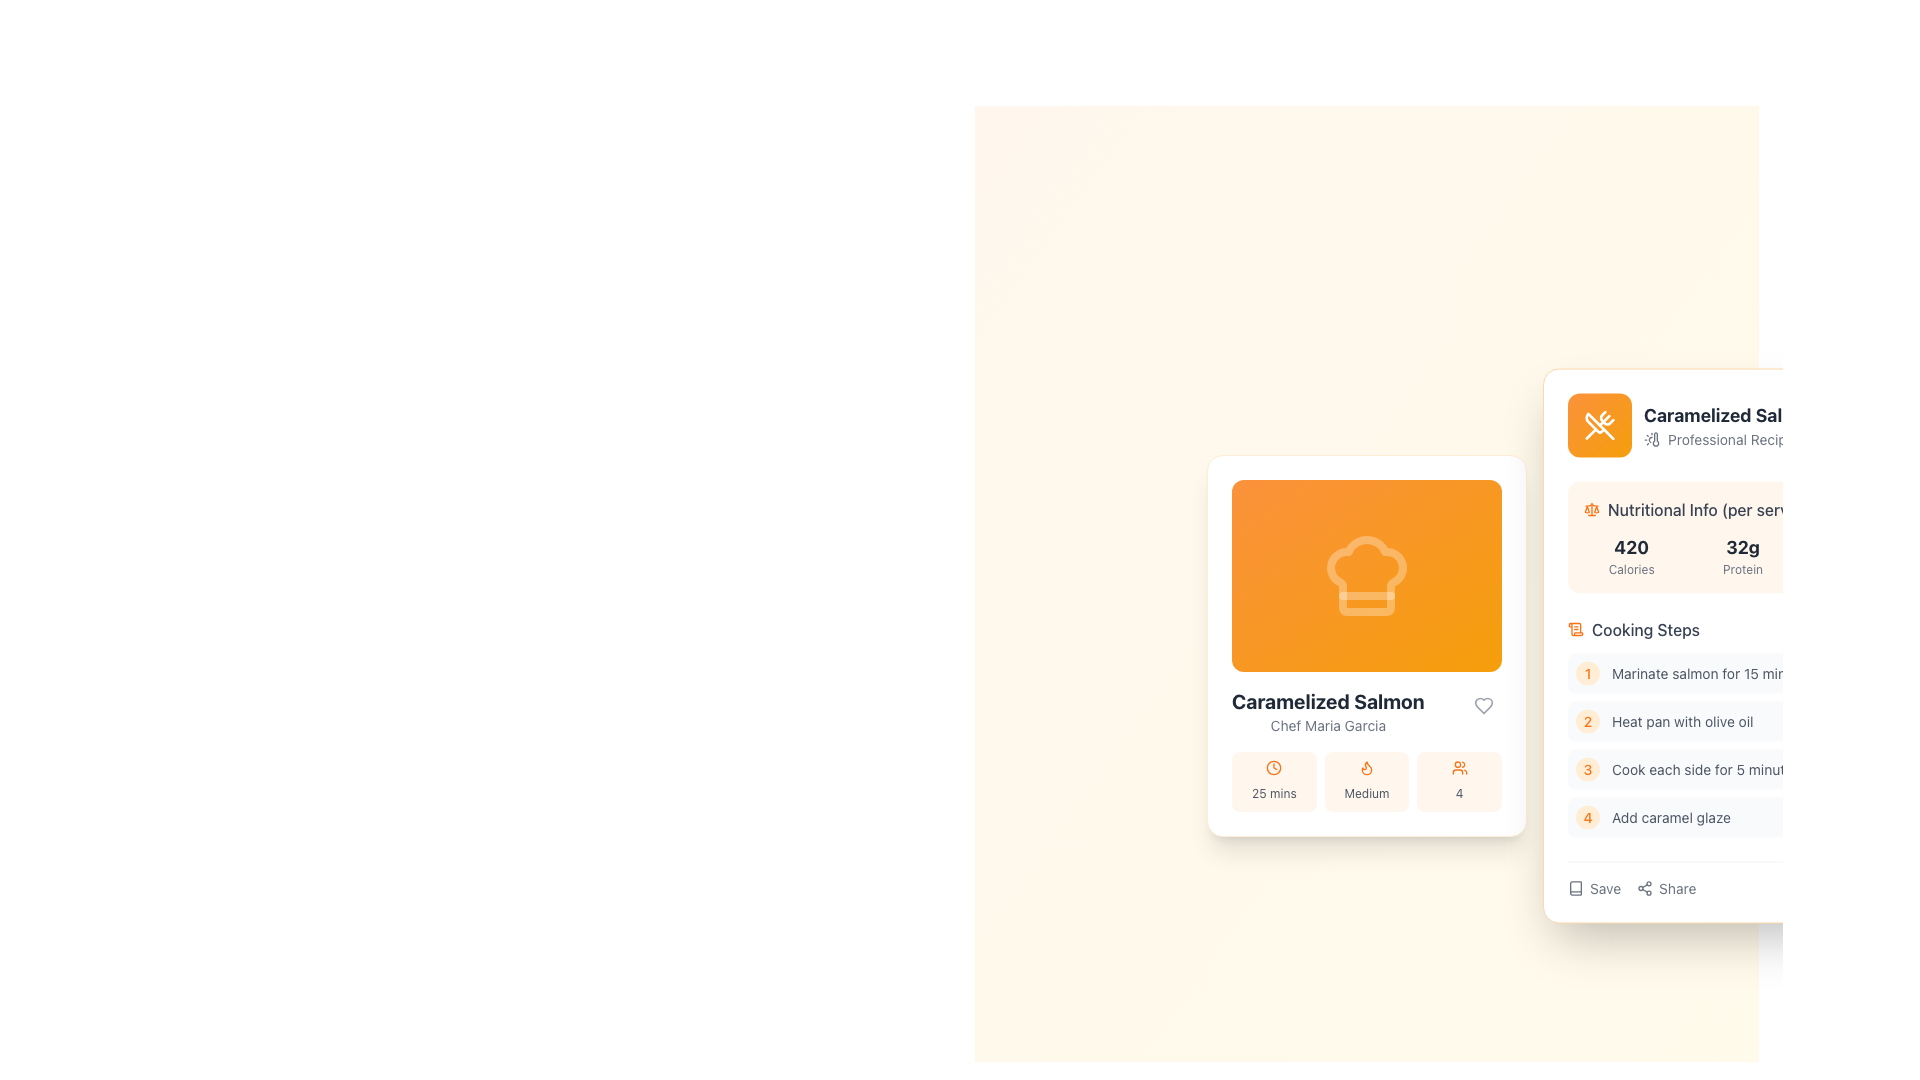  Describe the element at coordinates (1631, 547) in the screenshot. I see `the numerical text '420' indicating calorie content, which is styled in bold and larger font, located under the header 'Nutritional Info (per serving)' and above the label 'Calories'` at that location.